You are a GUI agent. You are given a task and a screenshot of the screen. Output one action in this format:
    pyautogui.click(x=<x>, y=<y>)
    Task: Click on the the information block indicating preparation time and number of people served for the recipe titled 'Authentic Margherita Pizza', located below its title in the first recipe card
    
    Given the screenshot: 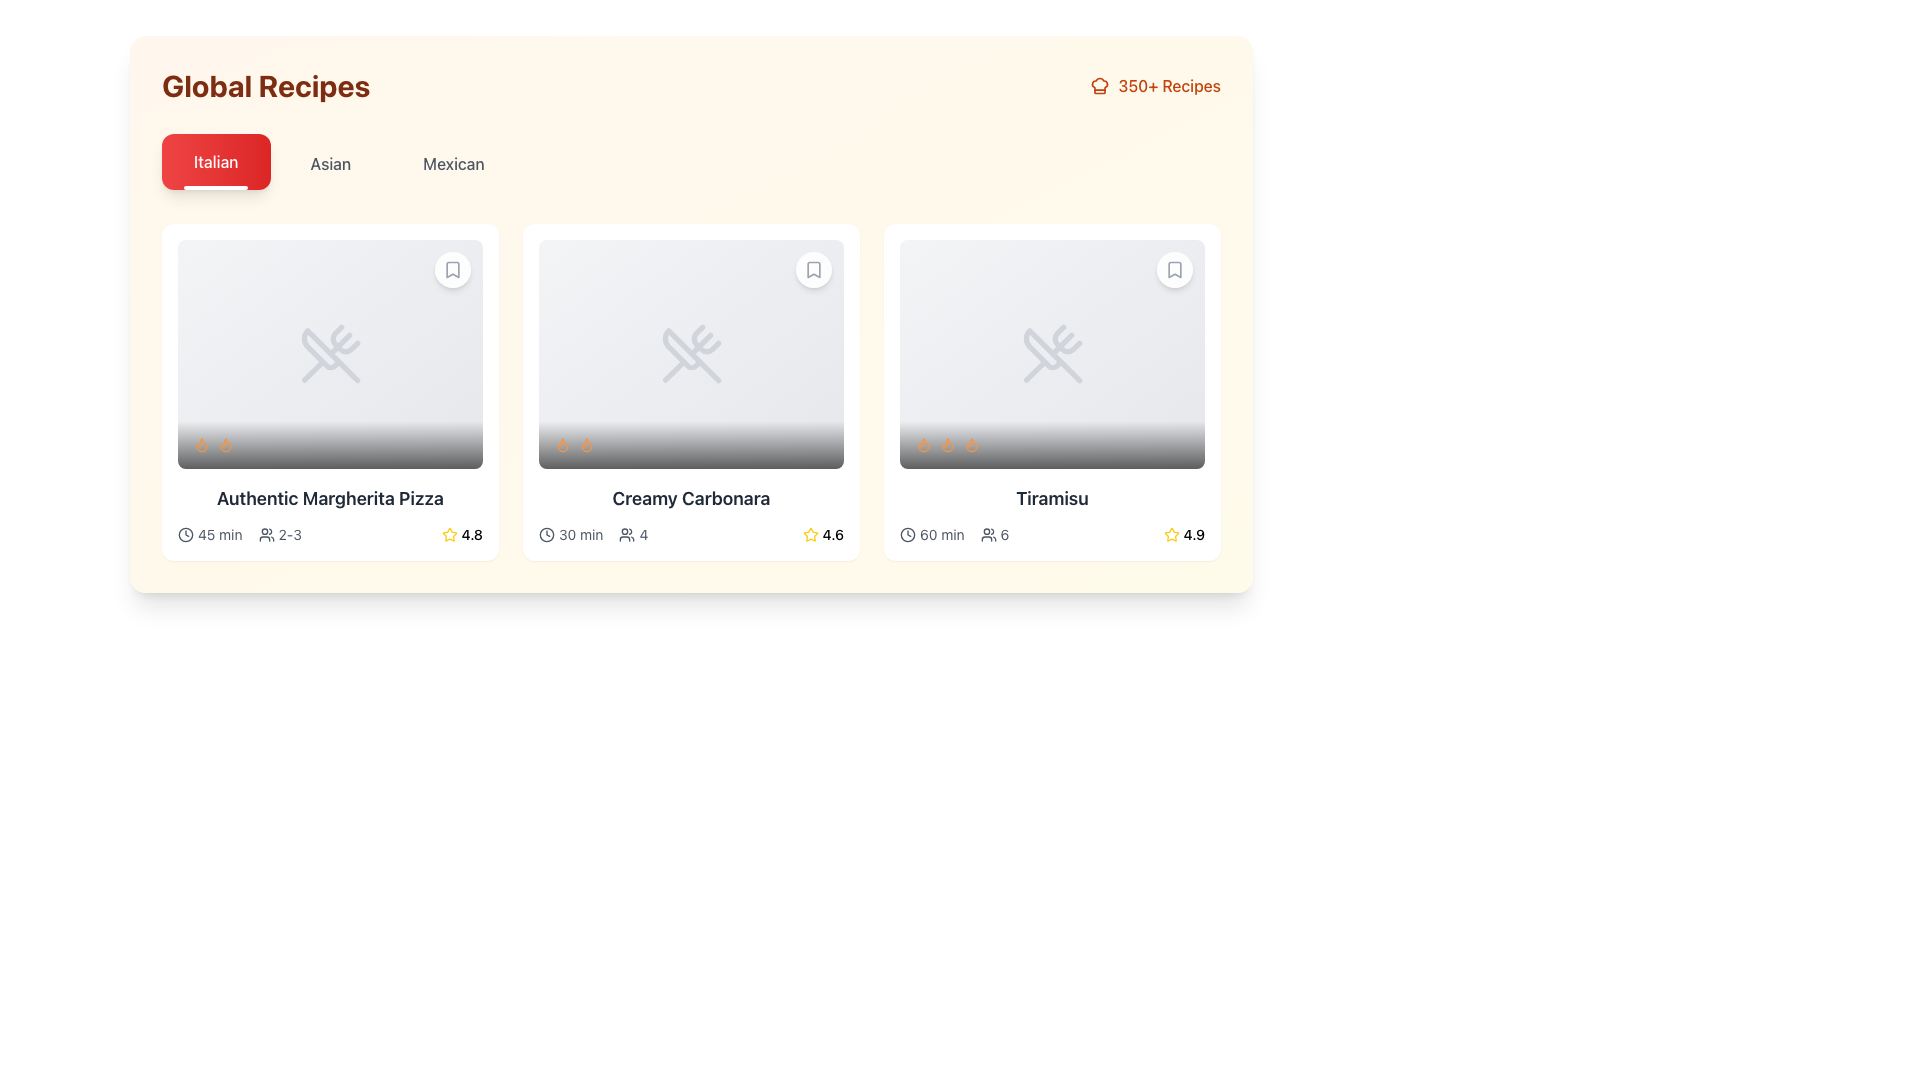 What is the action you would take?
    pyautogui.click(x=240, y=533)
    